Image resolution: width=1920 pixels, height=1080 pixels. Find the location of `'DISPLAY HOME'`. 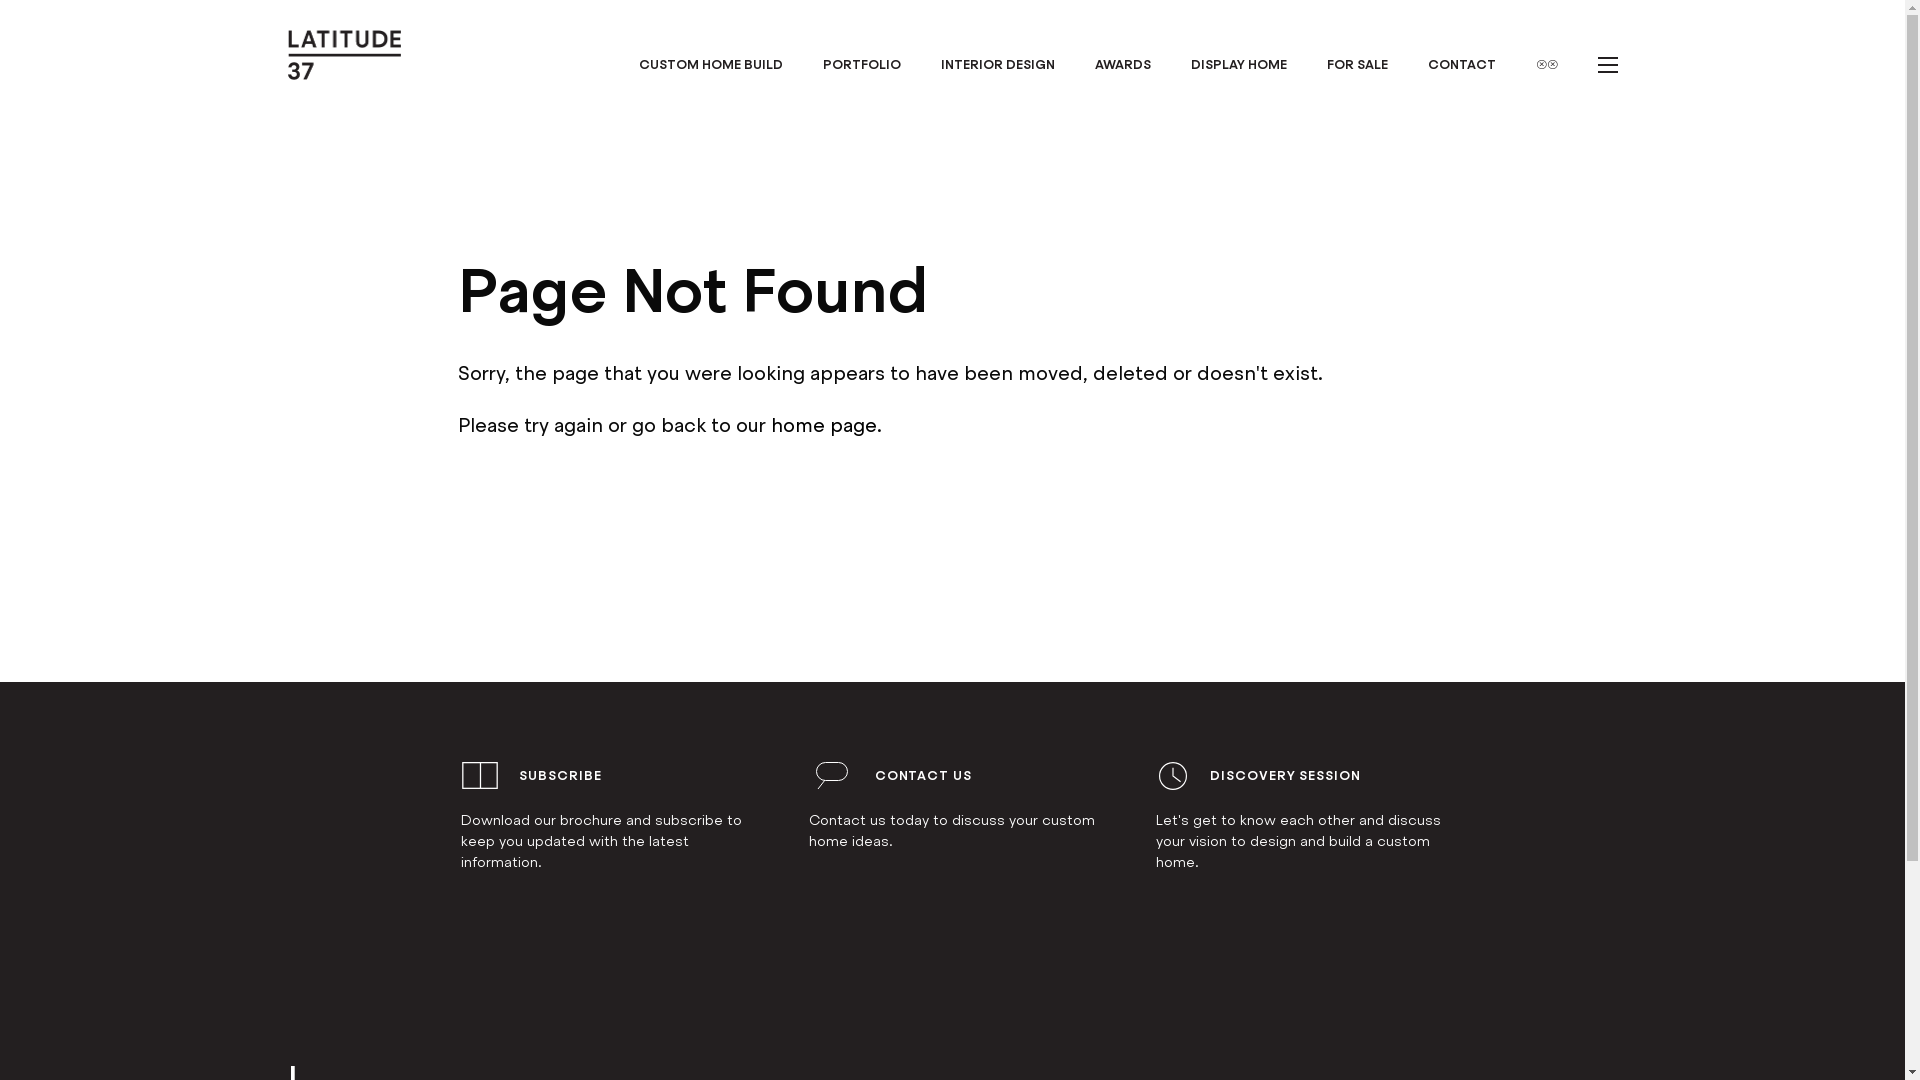

'DISPLAY HOME' is located at coordinates (1237, 64).